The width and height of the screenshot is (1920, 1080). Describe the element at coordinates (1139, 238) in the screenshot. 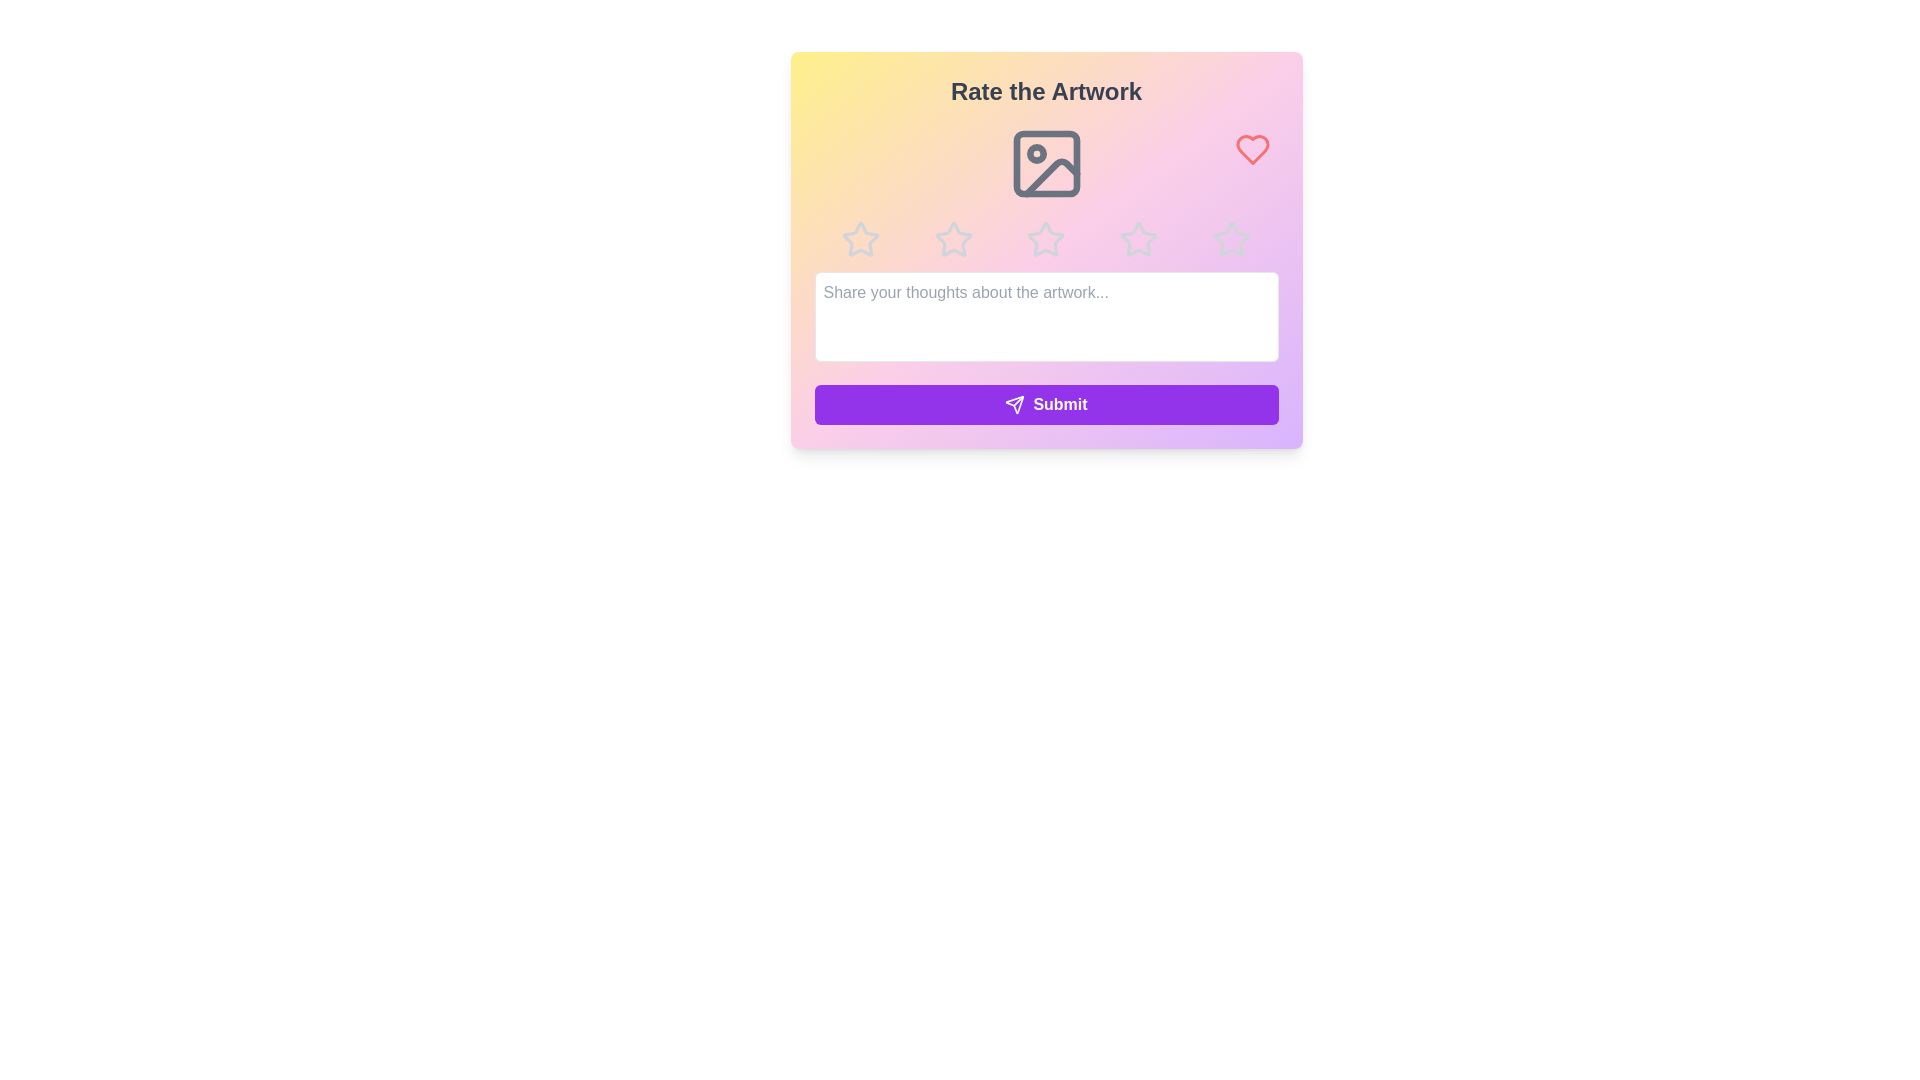

I see `the rating to 4 stars by clicking on the corresponding star icon` at that location.